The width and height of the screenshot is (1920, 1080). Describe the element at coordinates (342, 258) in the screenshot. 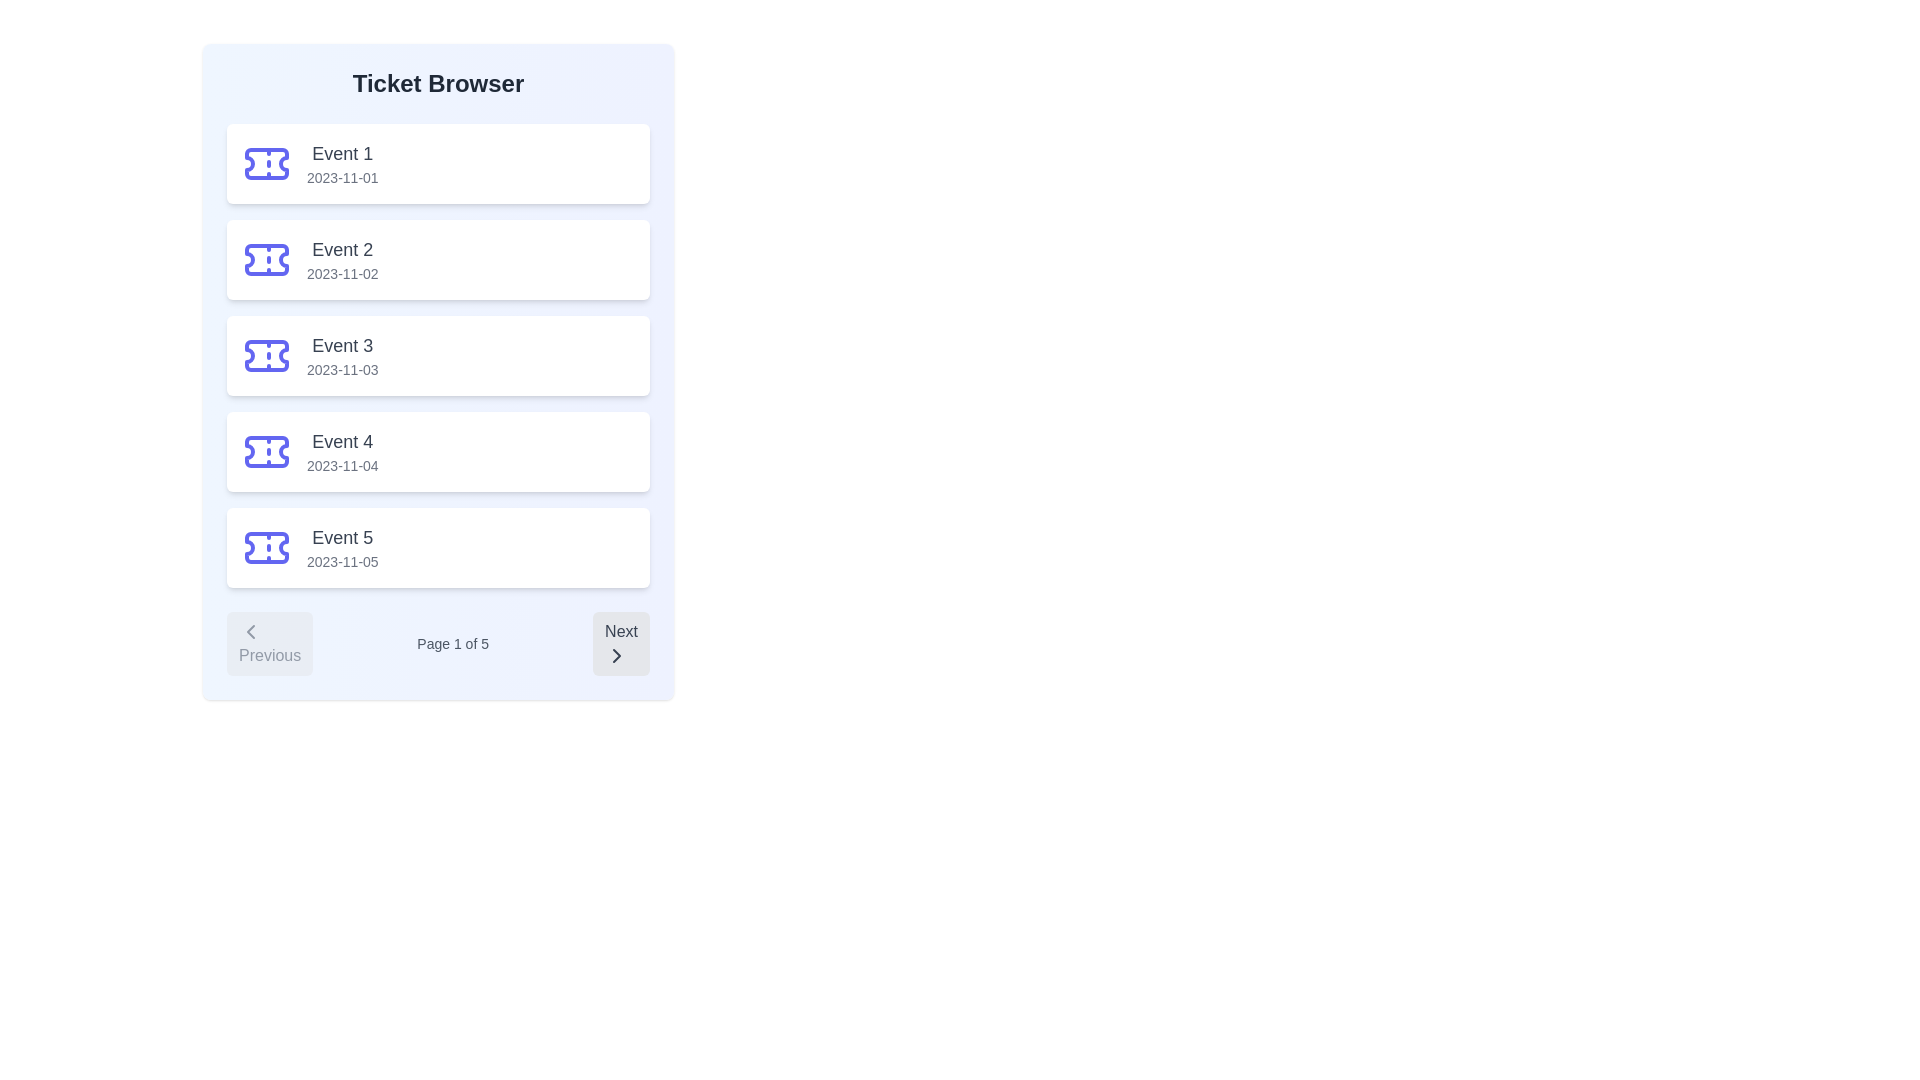

I see `the text block element displaying 'Event 2' as the title and '2023-11-02' as the subtitle` at that location.